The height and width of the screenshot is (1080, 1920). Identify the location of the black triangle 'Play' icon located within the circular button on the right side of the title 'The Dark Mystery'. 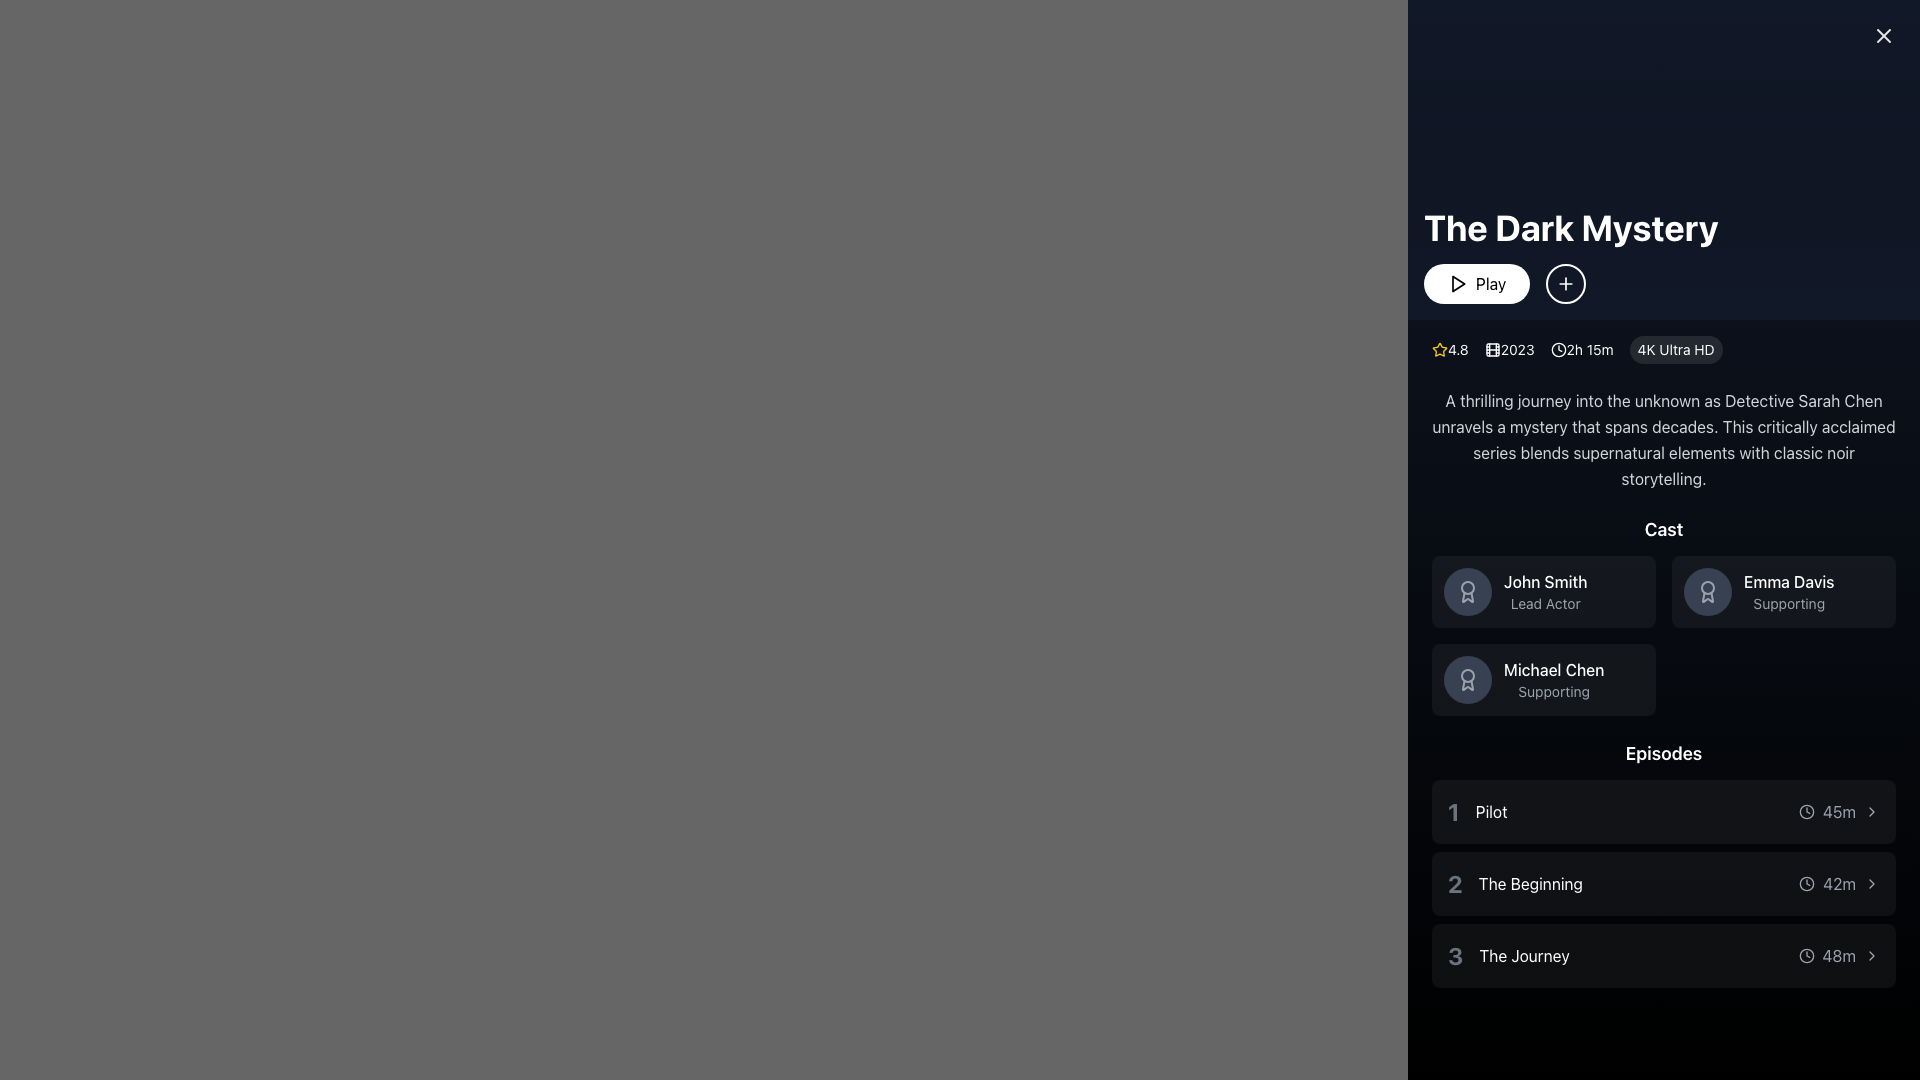
(1458, 284).